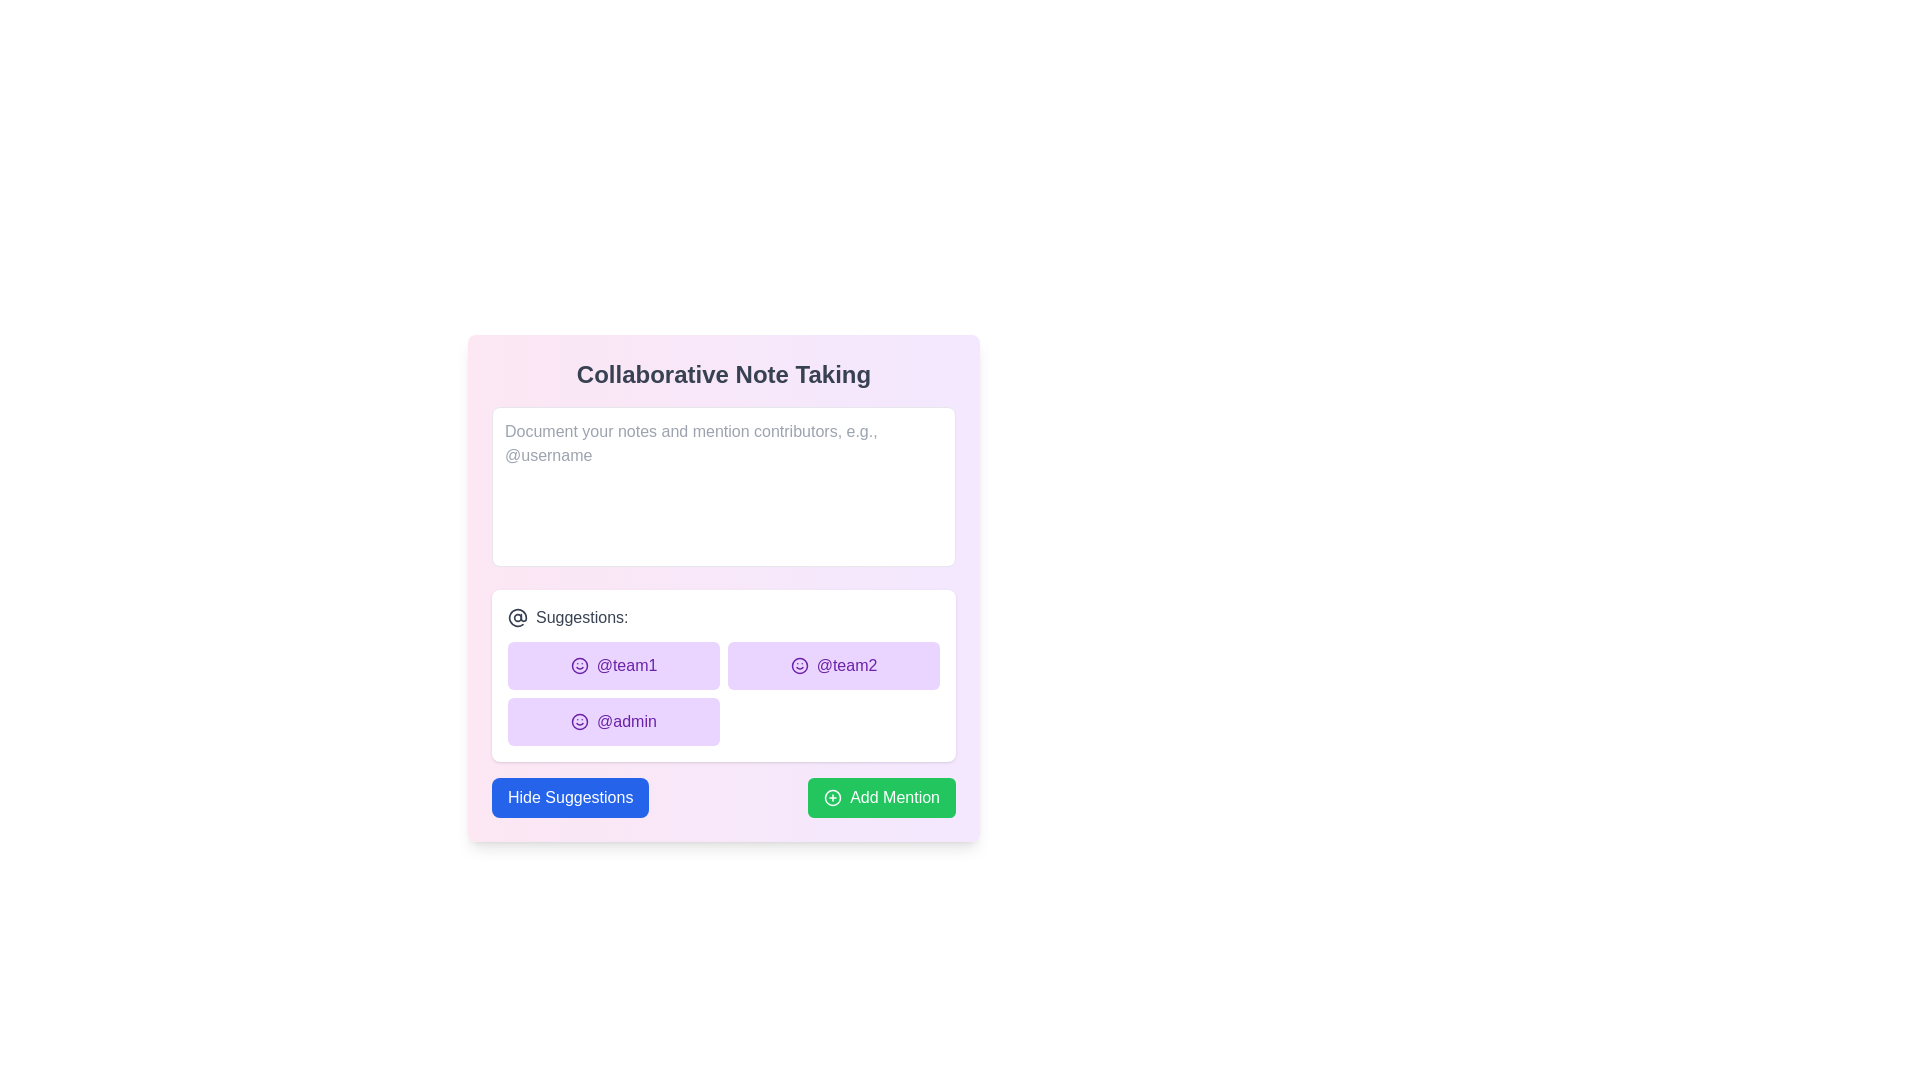  Describe the element at coordinates (881, 797) in the screenshot. I see `the 'Add Mention' button with a green background and white text` at that location.